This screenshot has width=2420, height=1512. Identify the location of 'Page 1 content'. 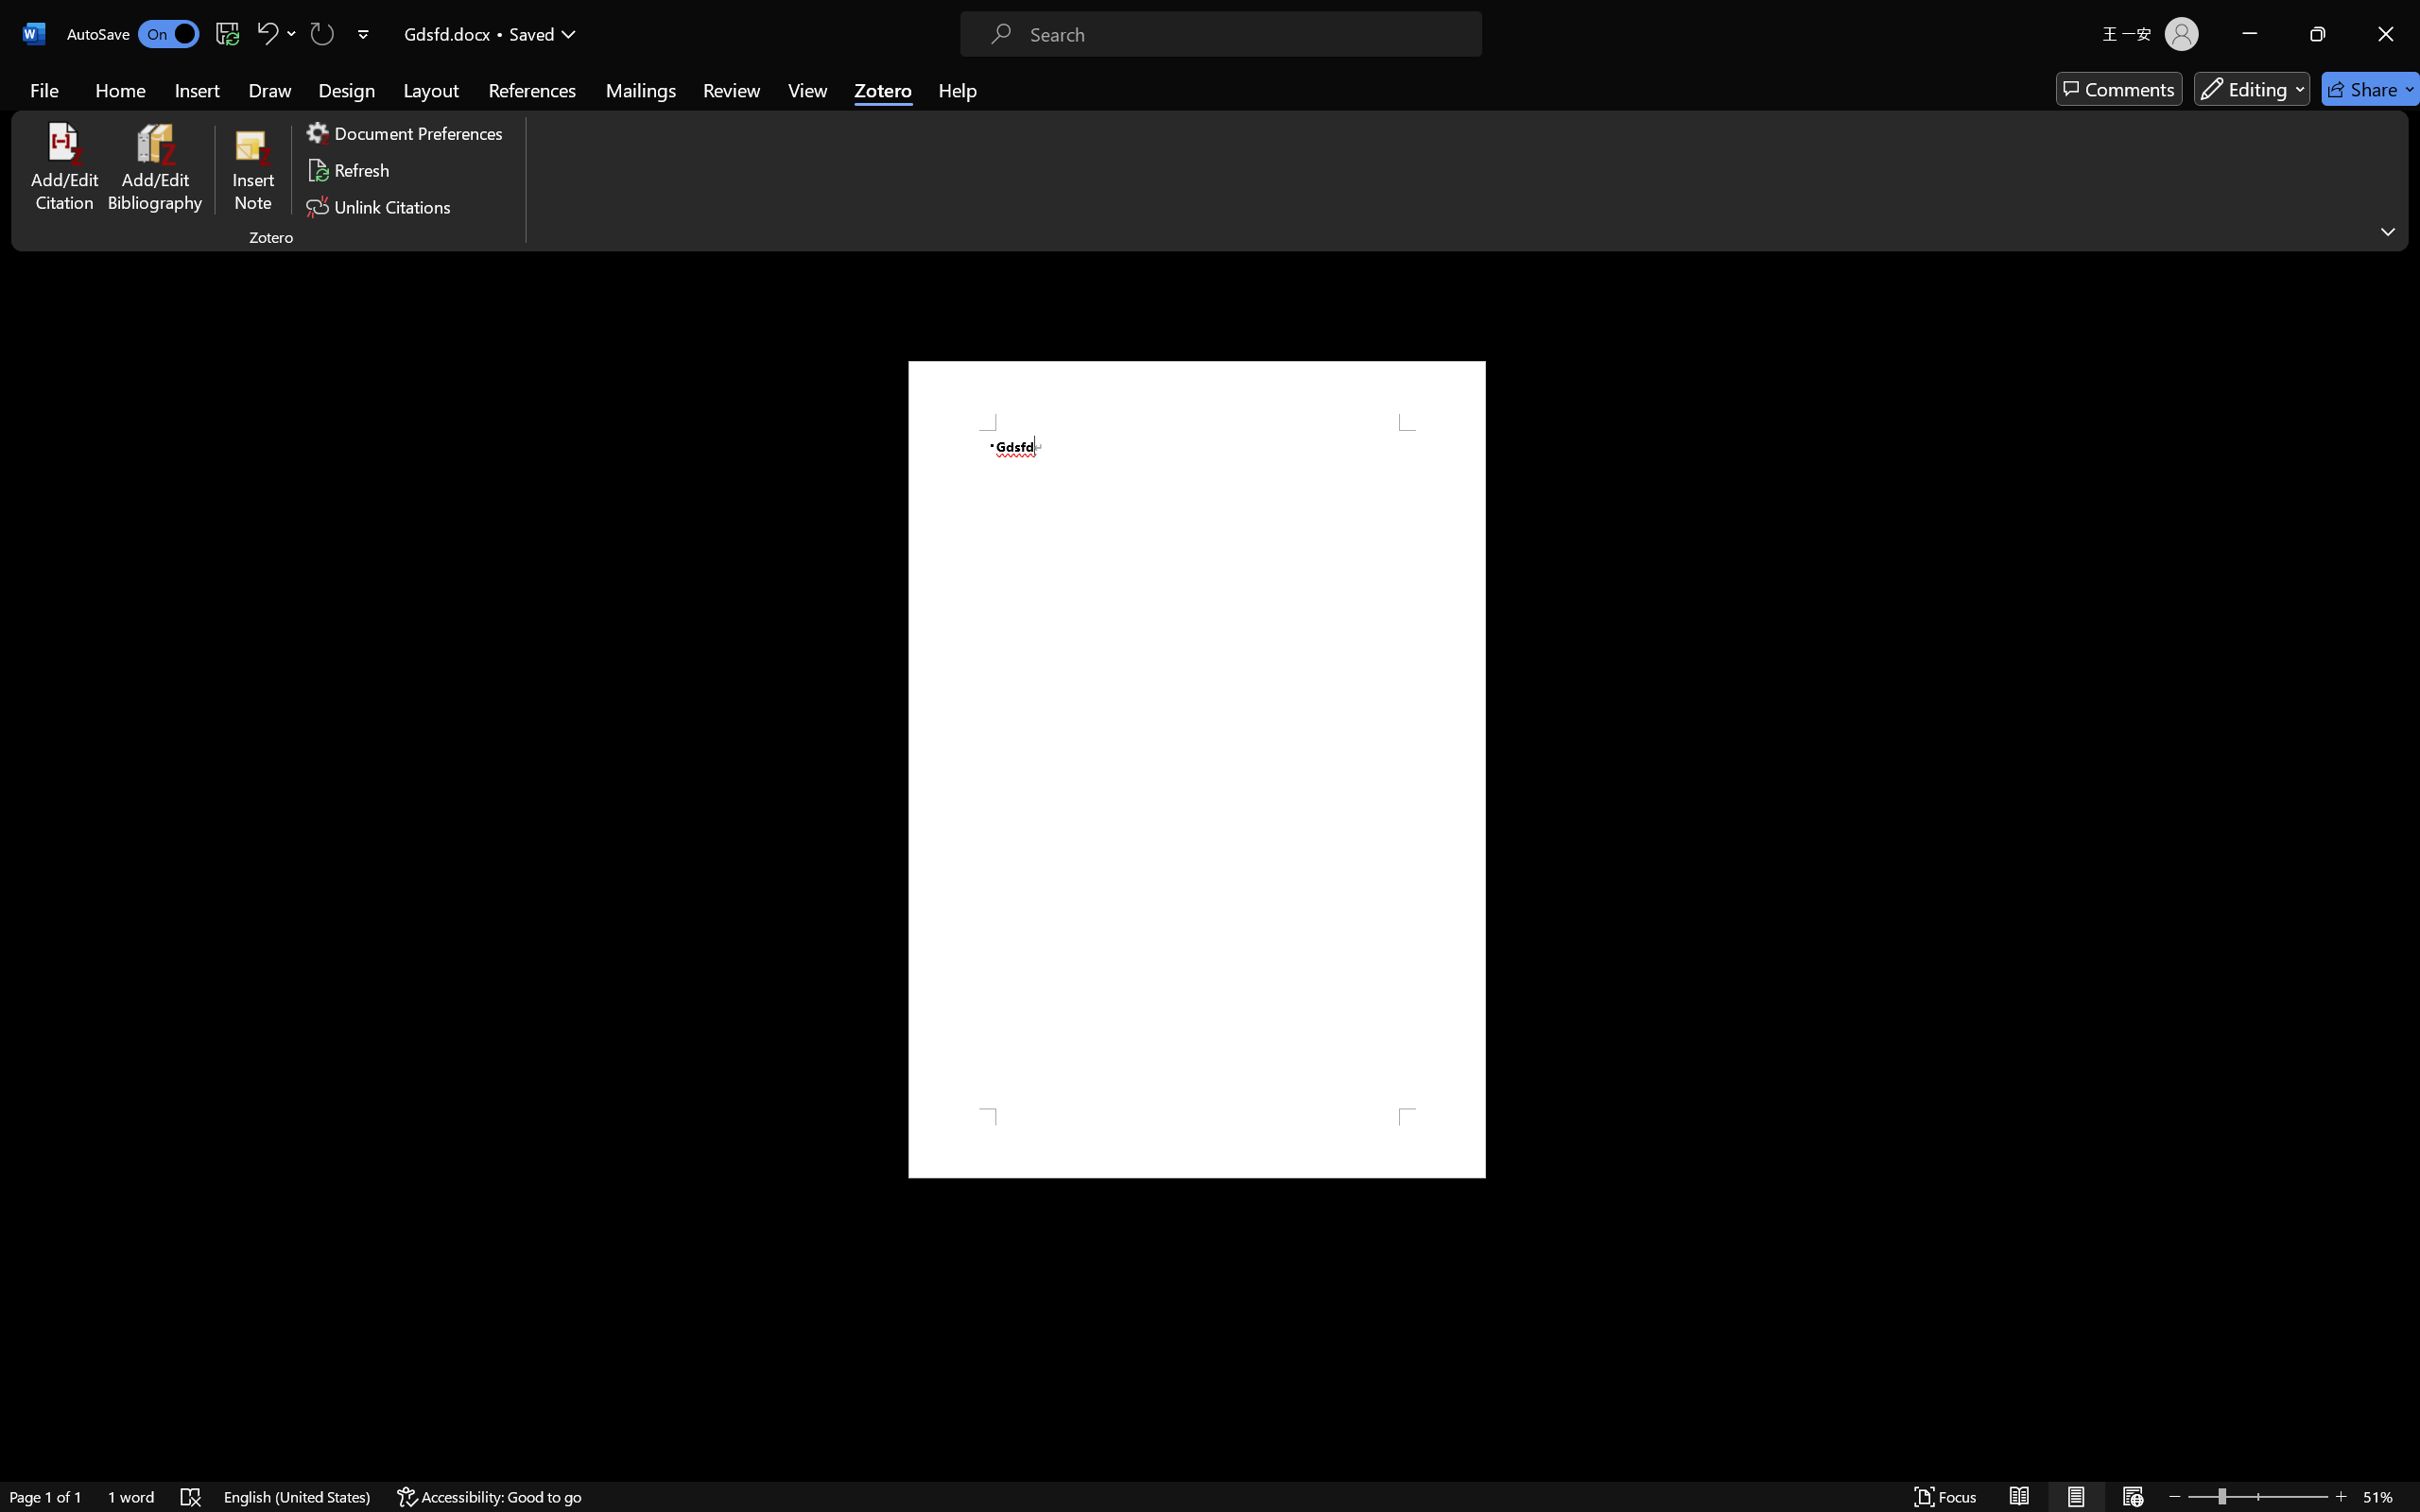
(1196, 769).